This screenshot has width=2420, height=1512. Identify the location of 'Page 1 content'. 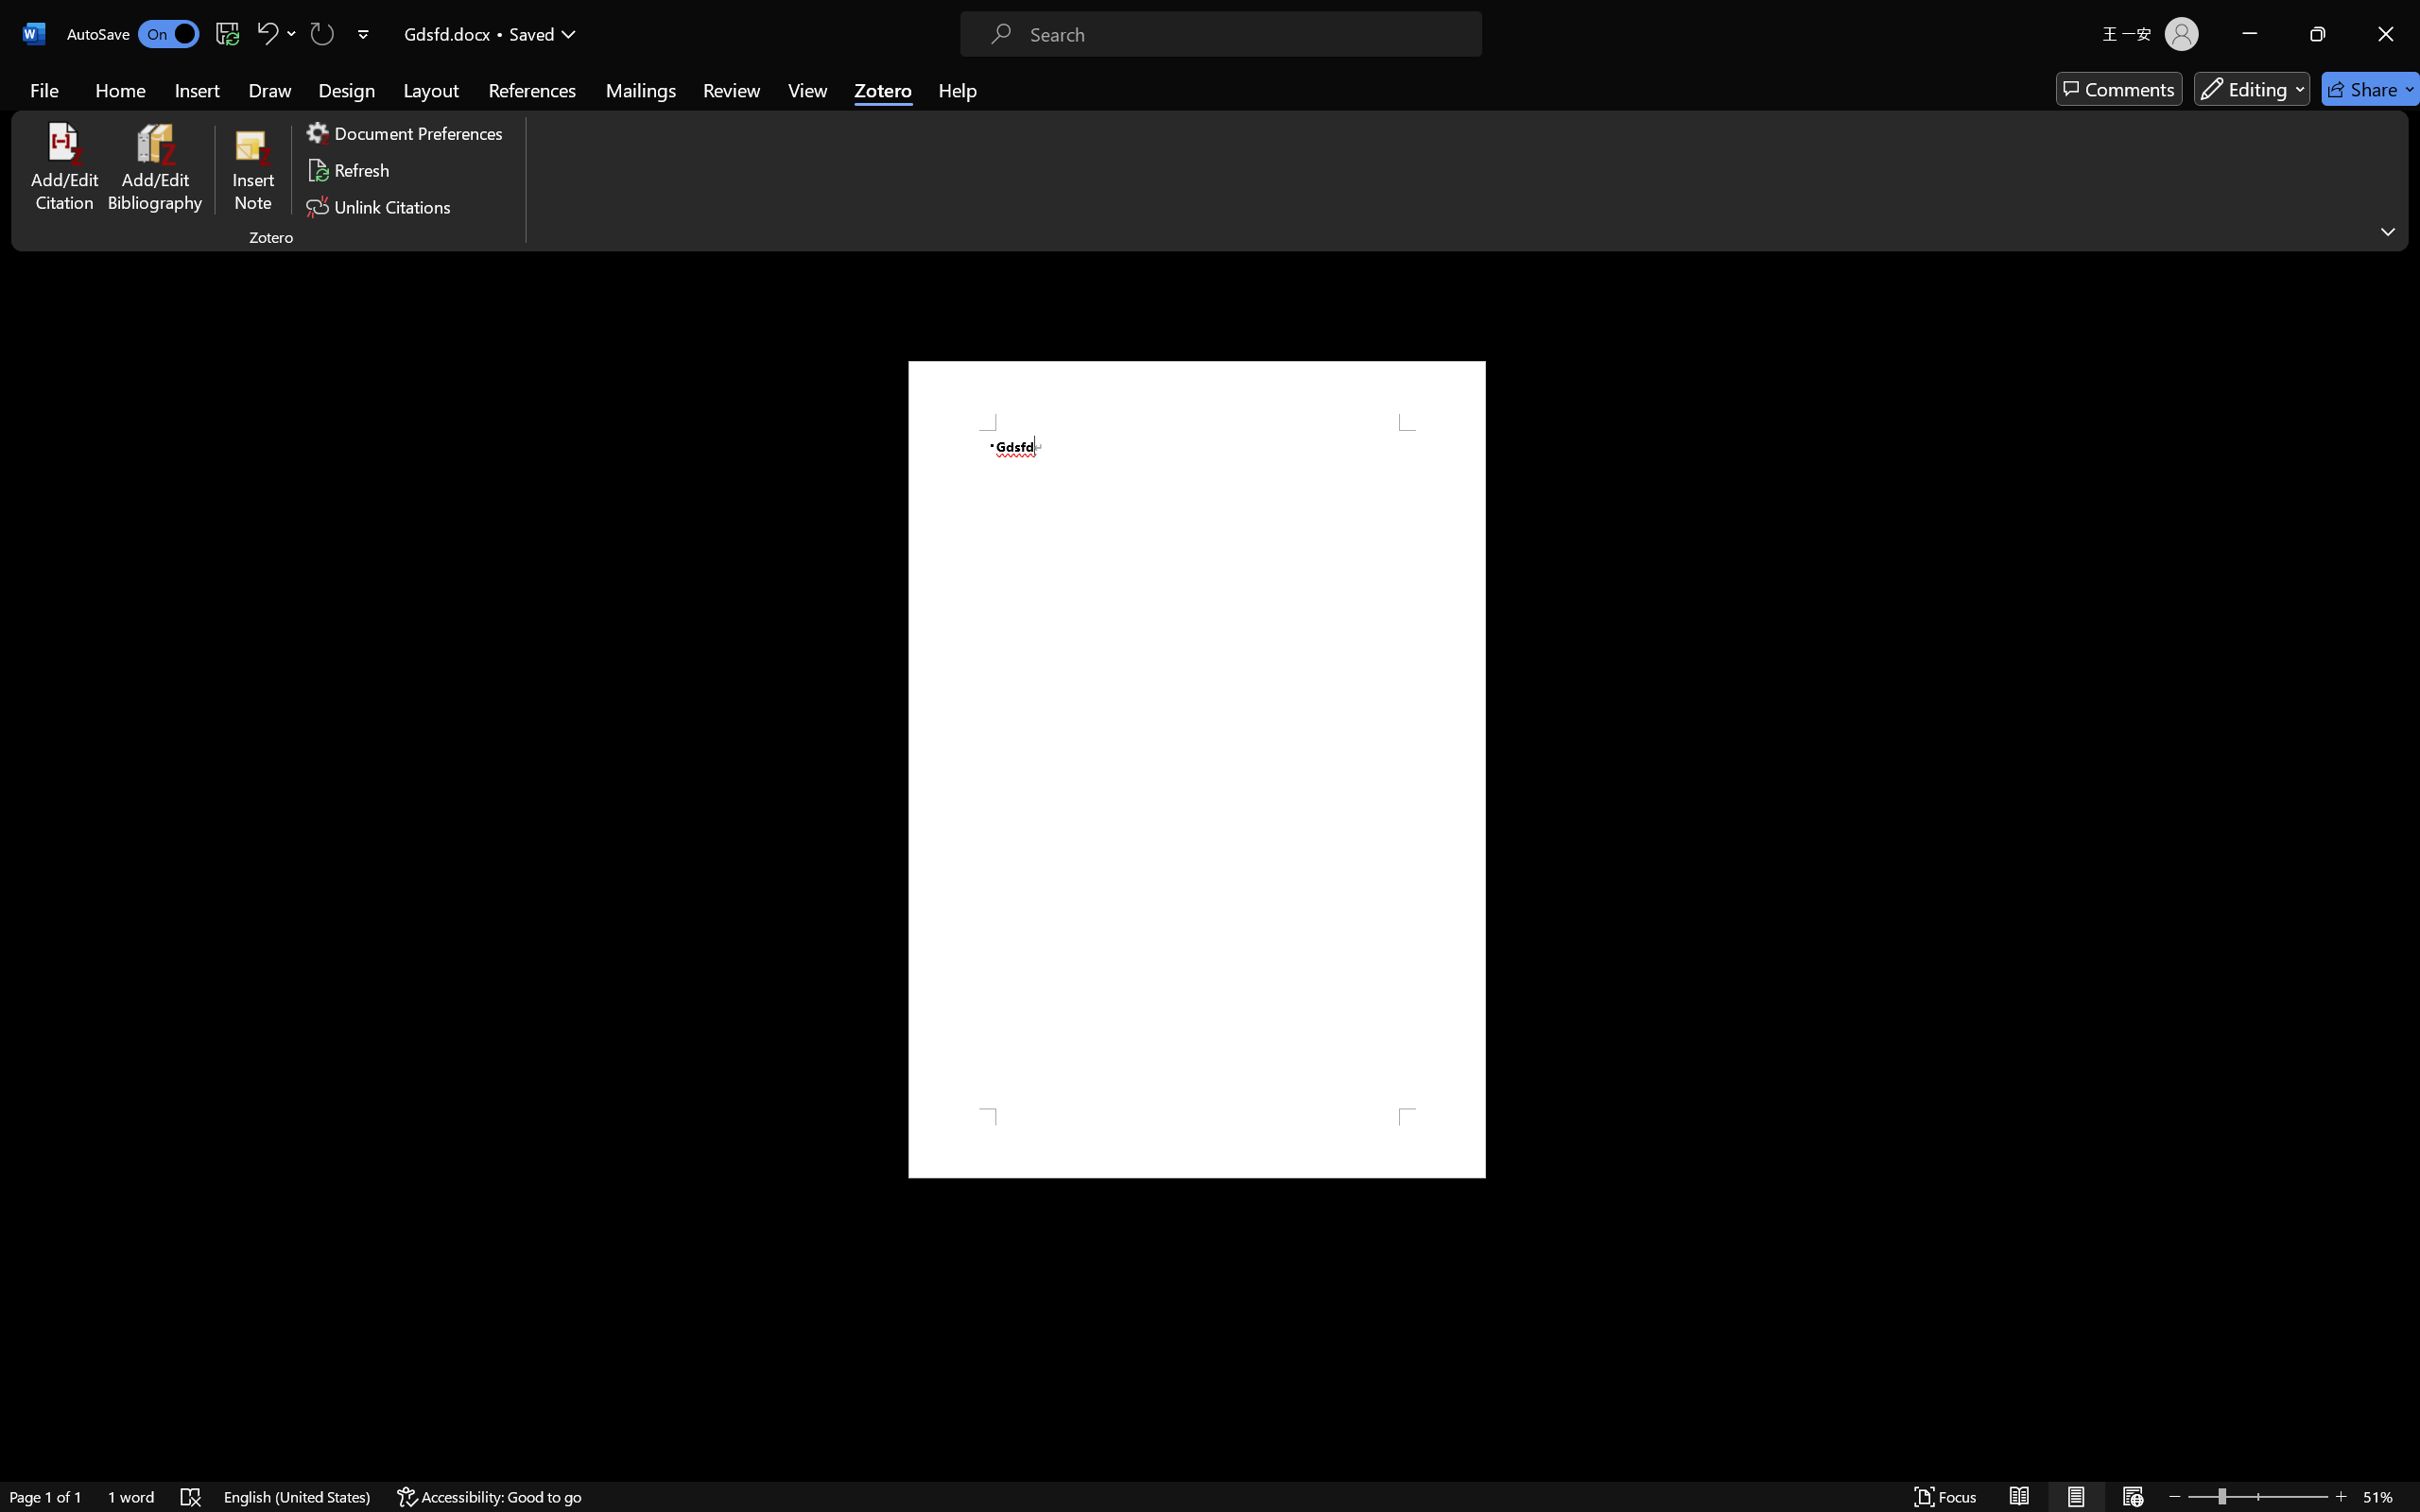
(1196, 769).